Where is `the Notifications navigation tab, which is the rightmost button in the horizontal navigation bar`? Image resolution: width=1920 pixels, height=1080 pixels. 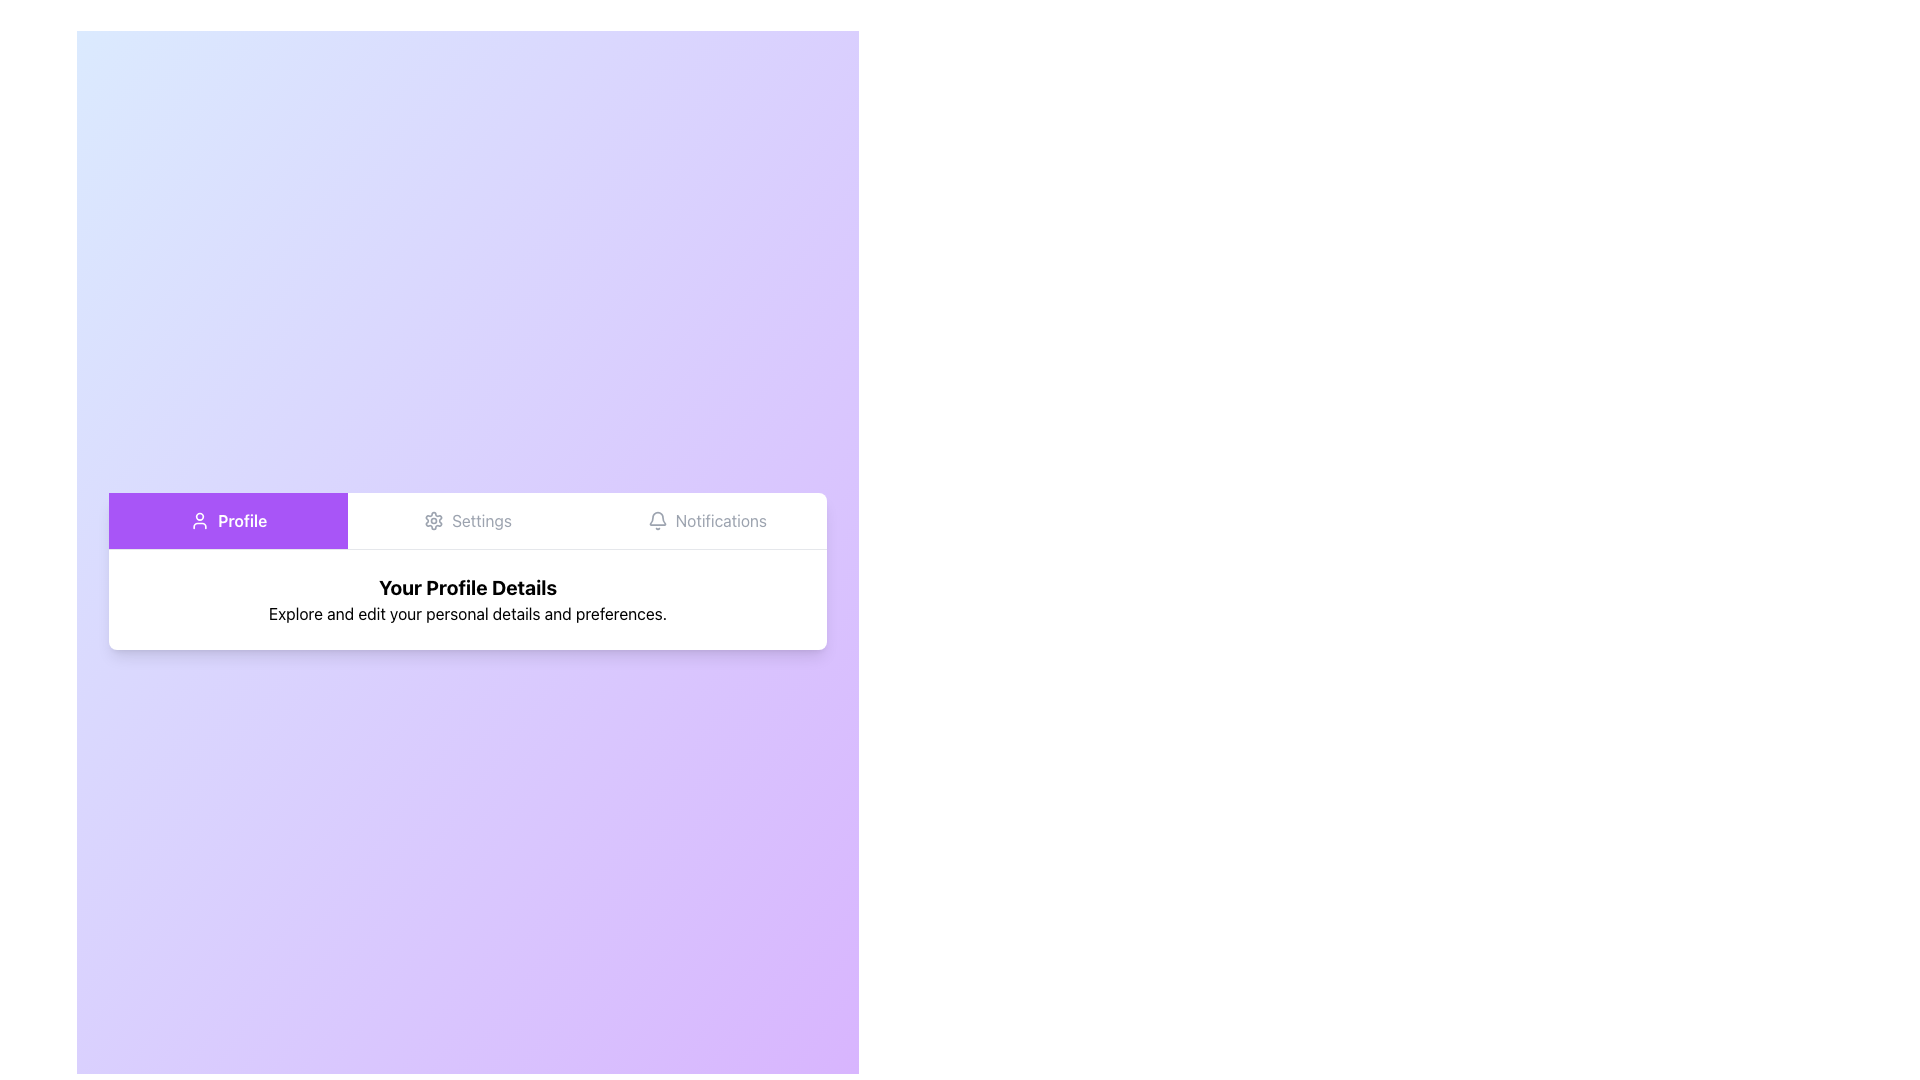 the Notifications navigation tab, which is the rightmost button in the horizontal navigation bar is located at coordinates (707, 519).